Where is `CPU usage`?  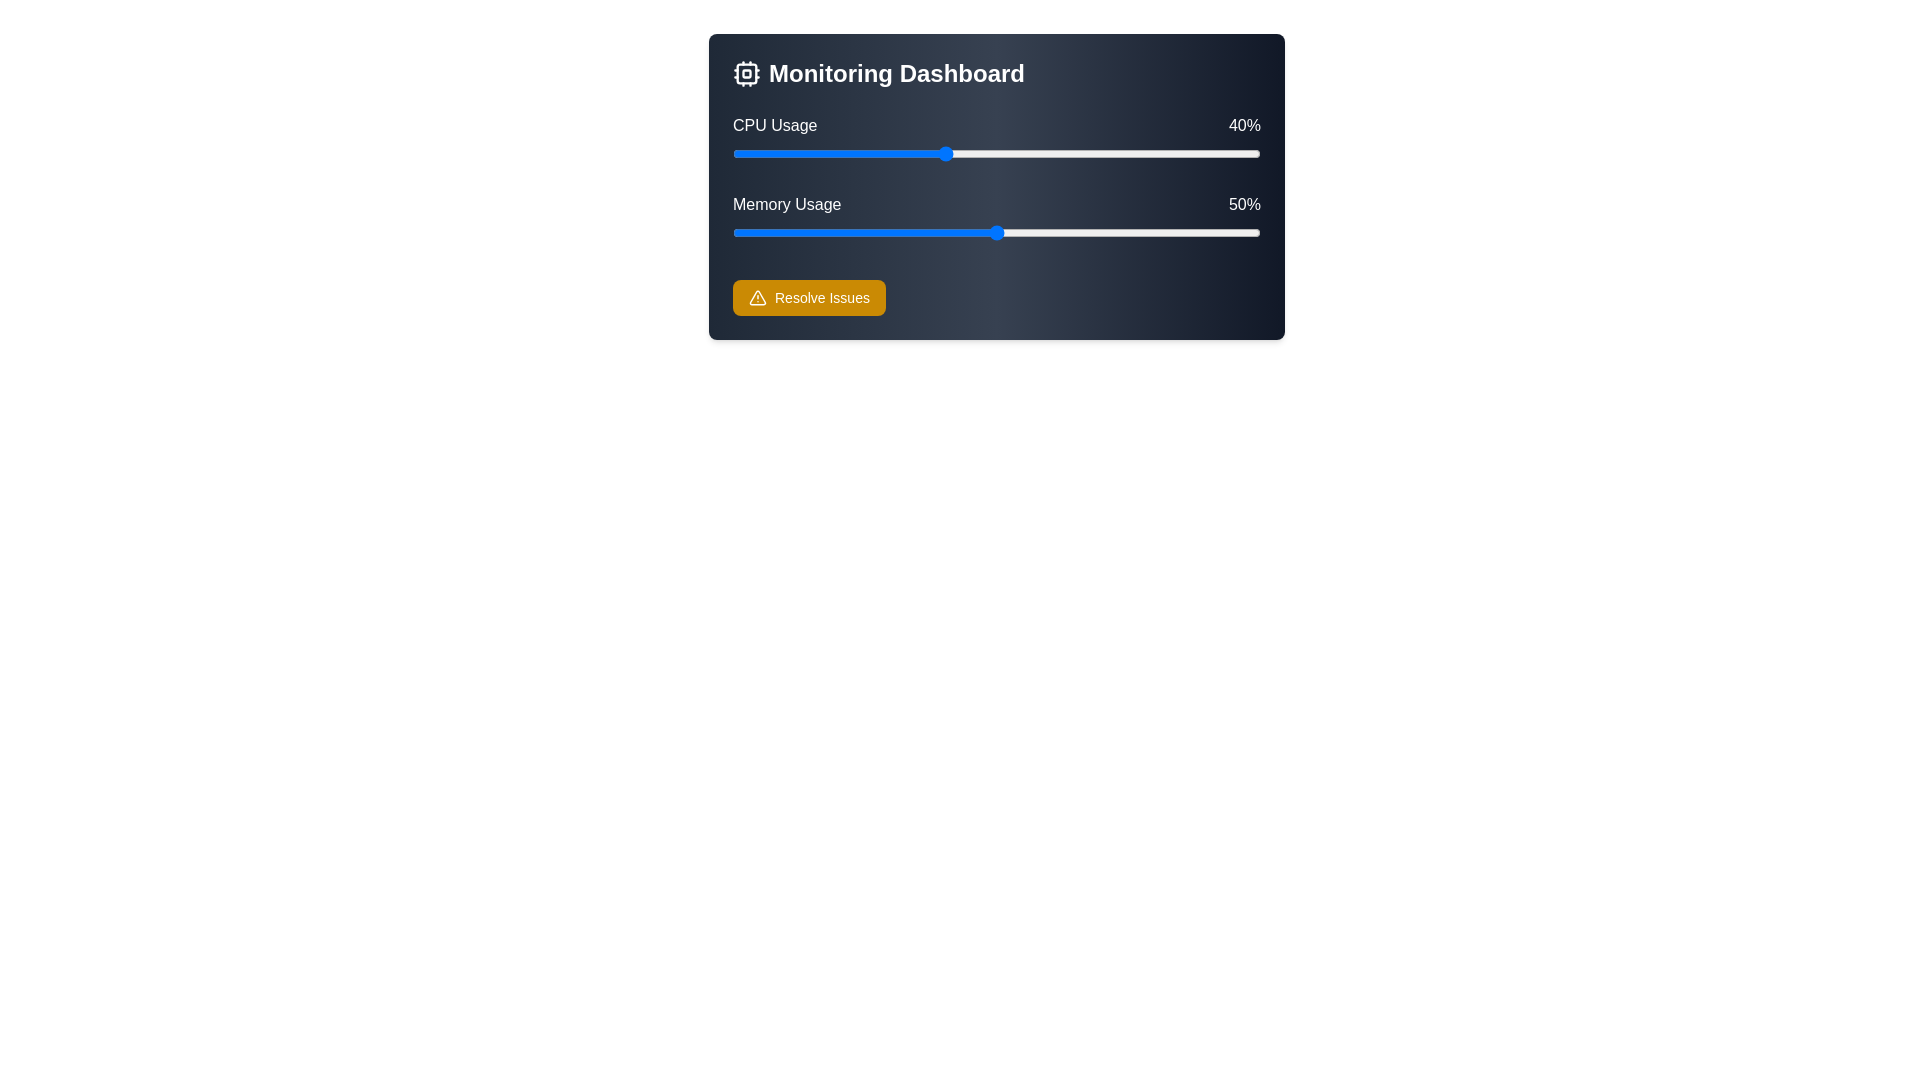
CPU usage is located at coordinates (927, 153).